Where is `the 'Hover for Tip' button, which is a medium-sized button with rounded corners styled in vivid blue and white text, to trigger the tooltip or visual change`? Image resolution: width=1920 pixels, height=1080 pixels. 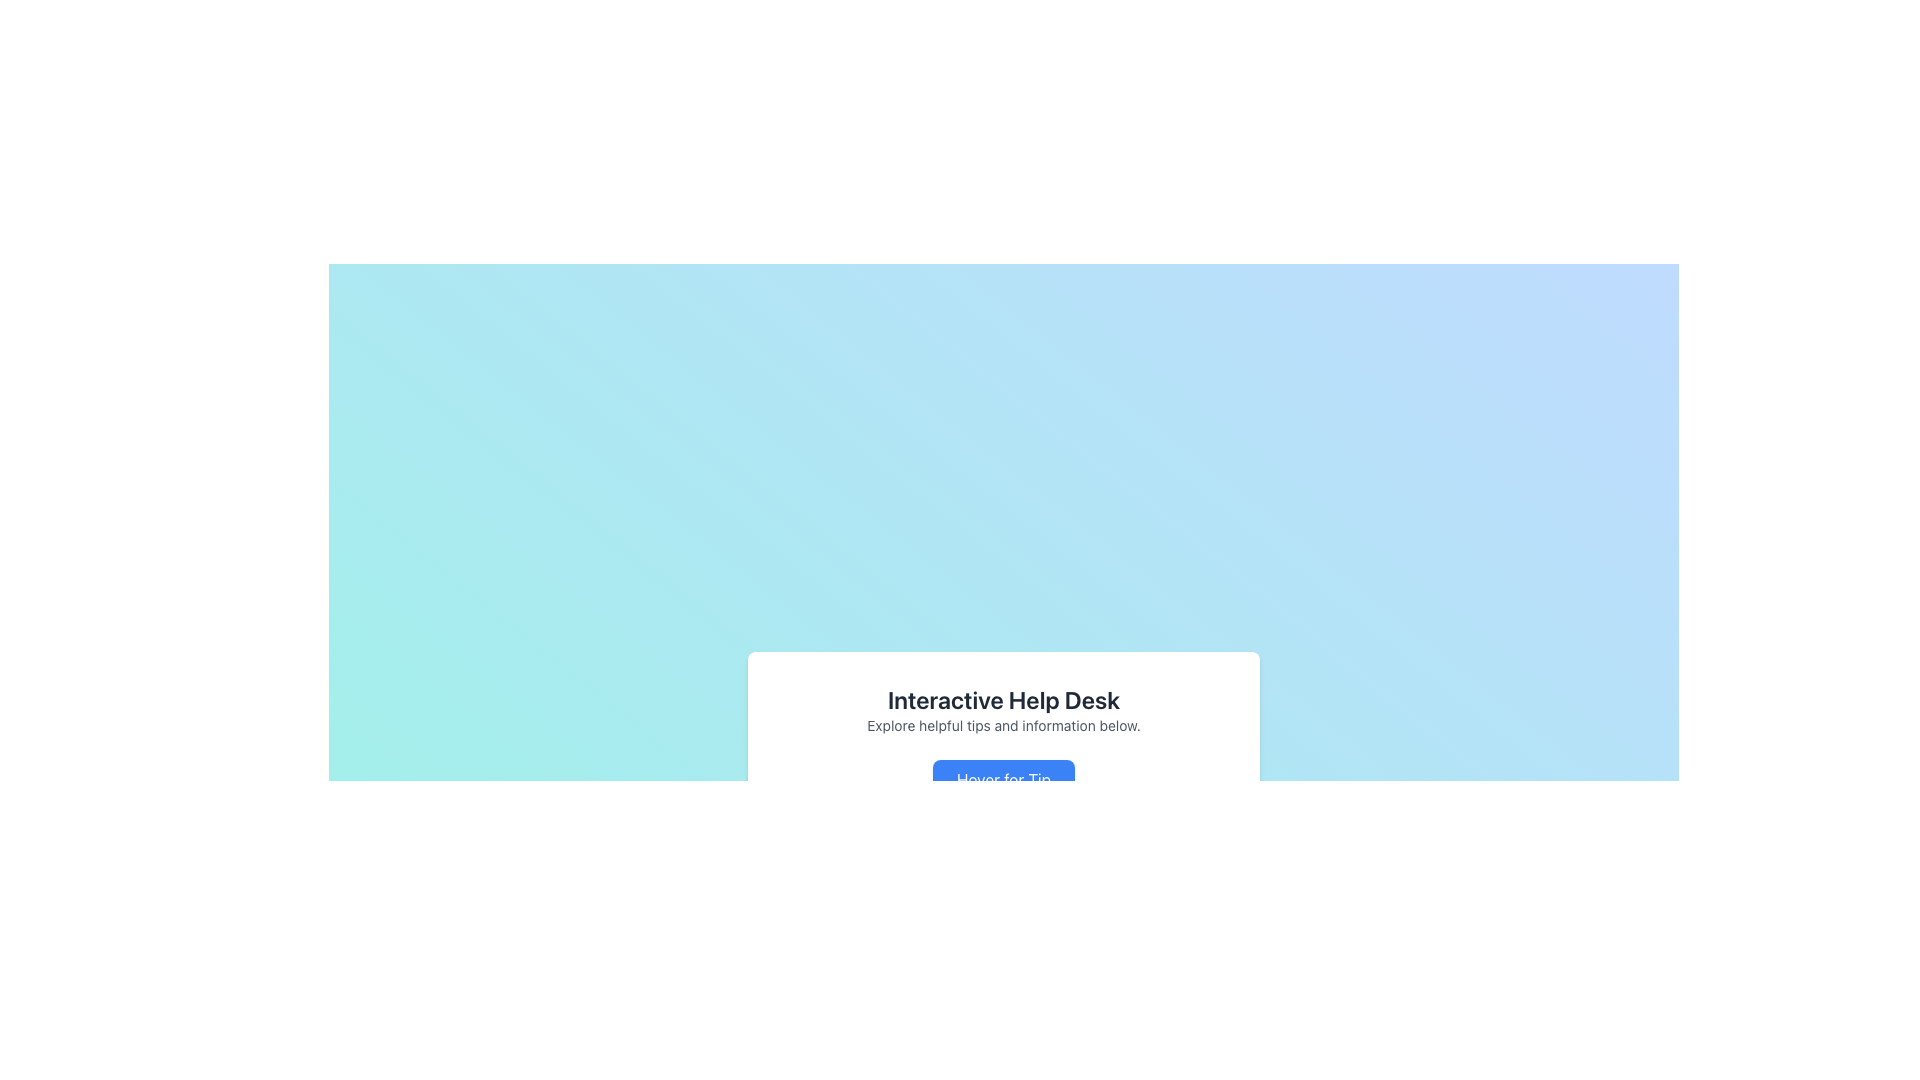
the 'Hover for Tip' button, which is a medium-sized button with rounded corners styled in vivid blue and white text, to trigger the tooltip or visual change is located at coordinates (1003, 778).